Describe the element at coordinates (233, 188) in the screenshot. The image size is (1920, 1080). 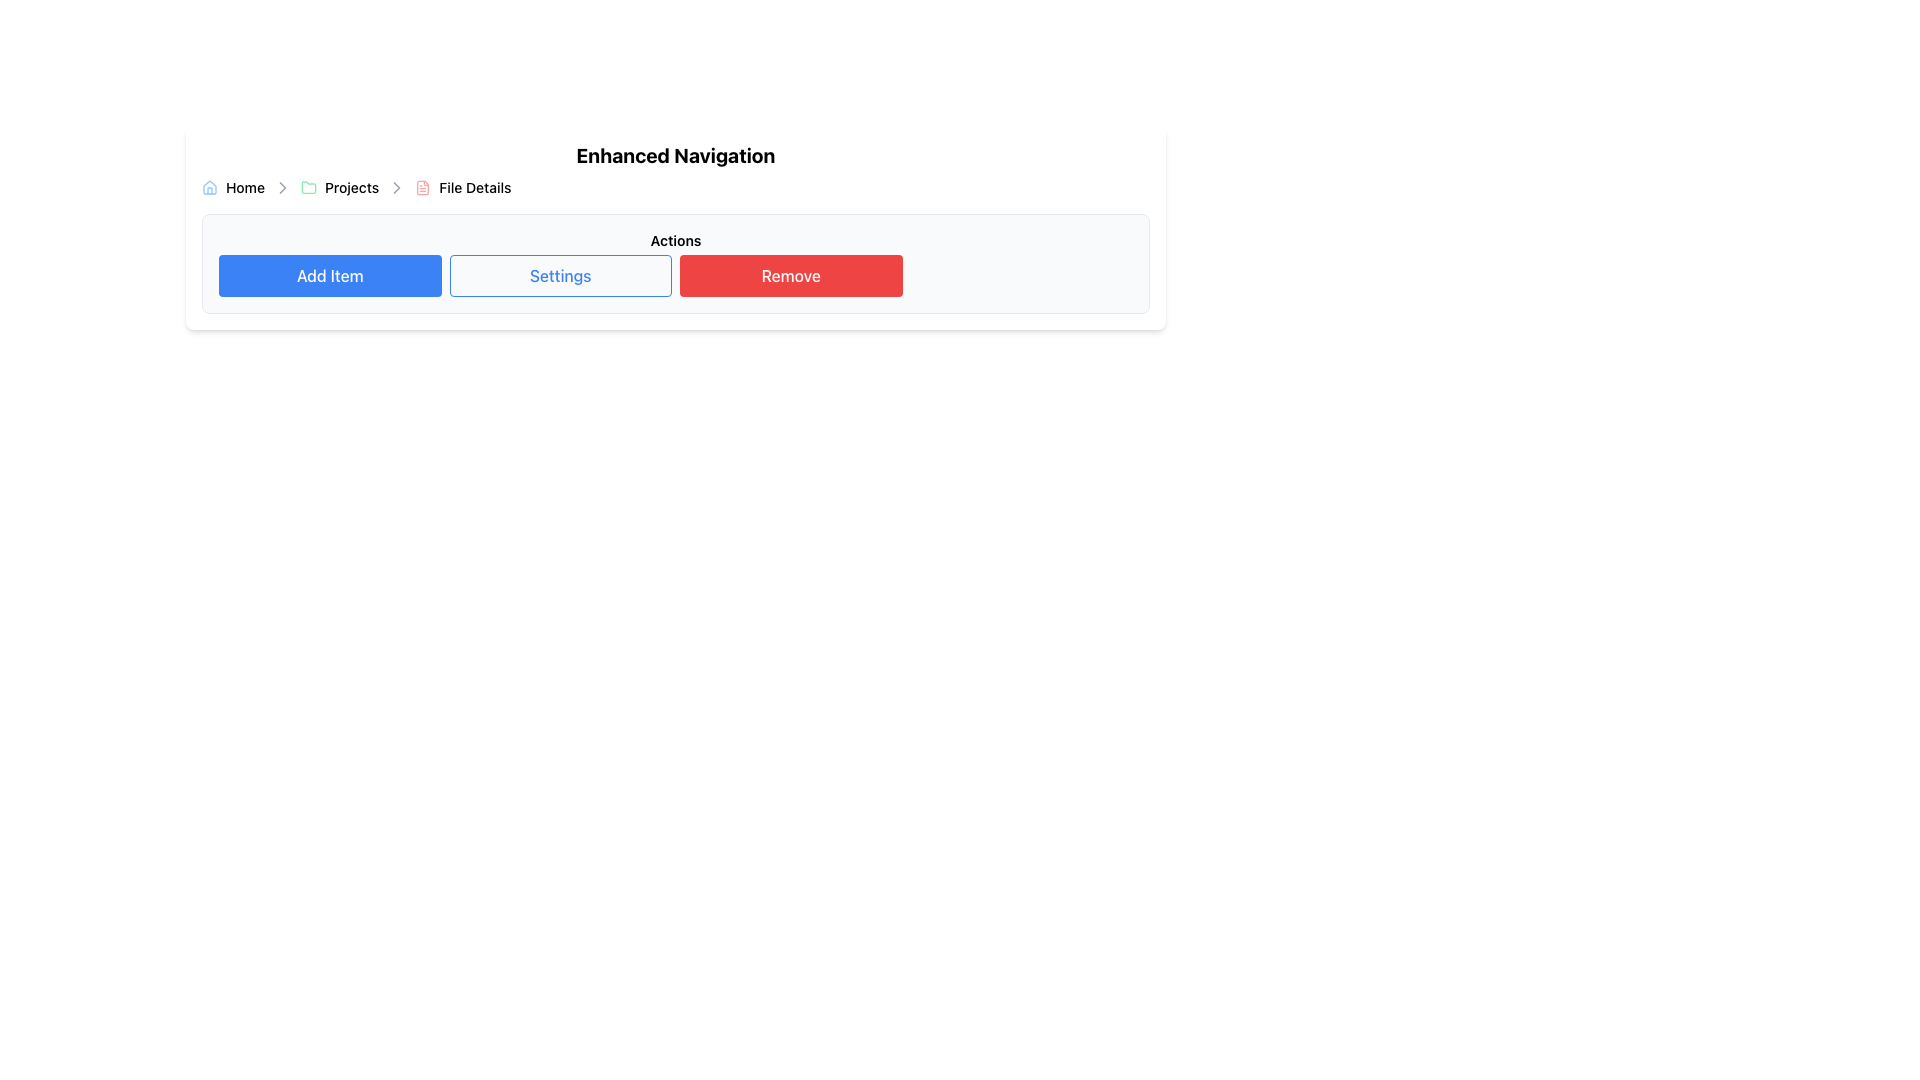
I see `the Breadcrumb Navigation Item at the top of the interface` at that location.